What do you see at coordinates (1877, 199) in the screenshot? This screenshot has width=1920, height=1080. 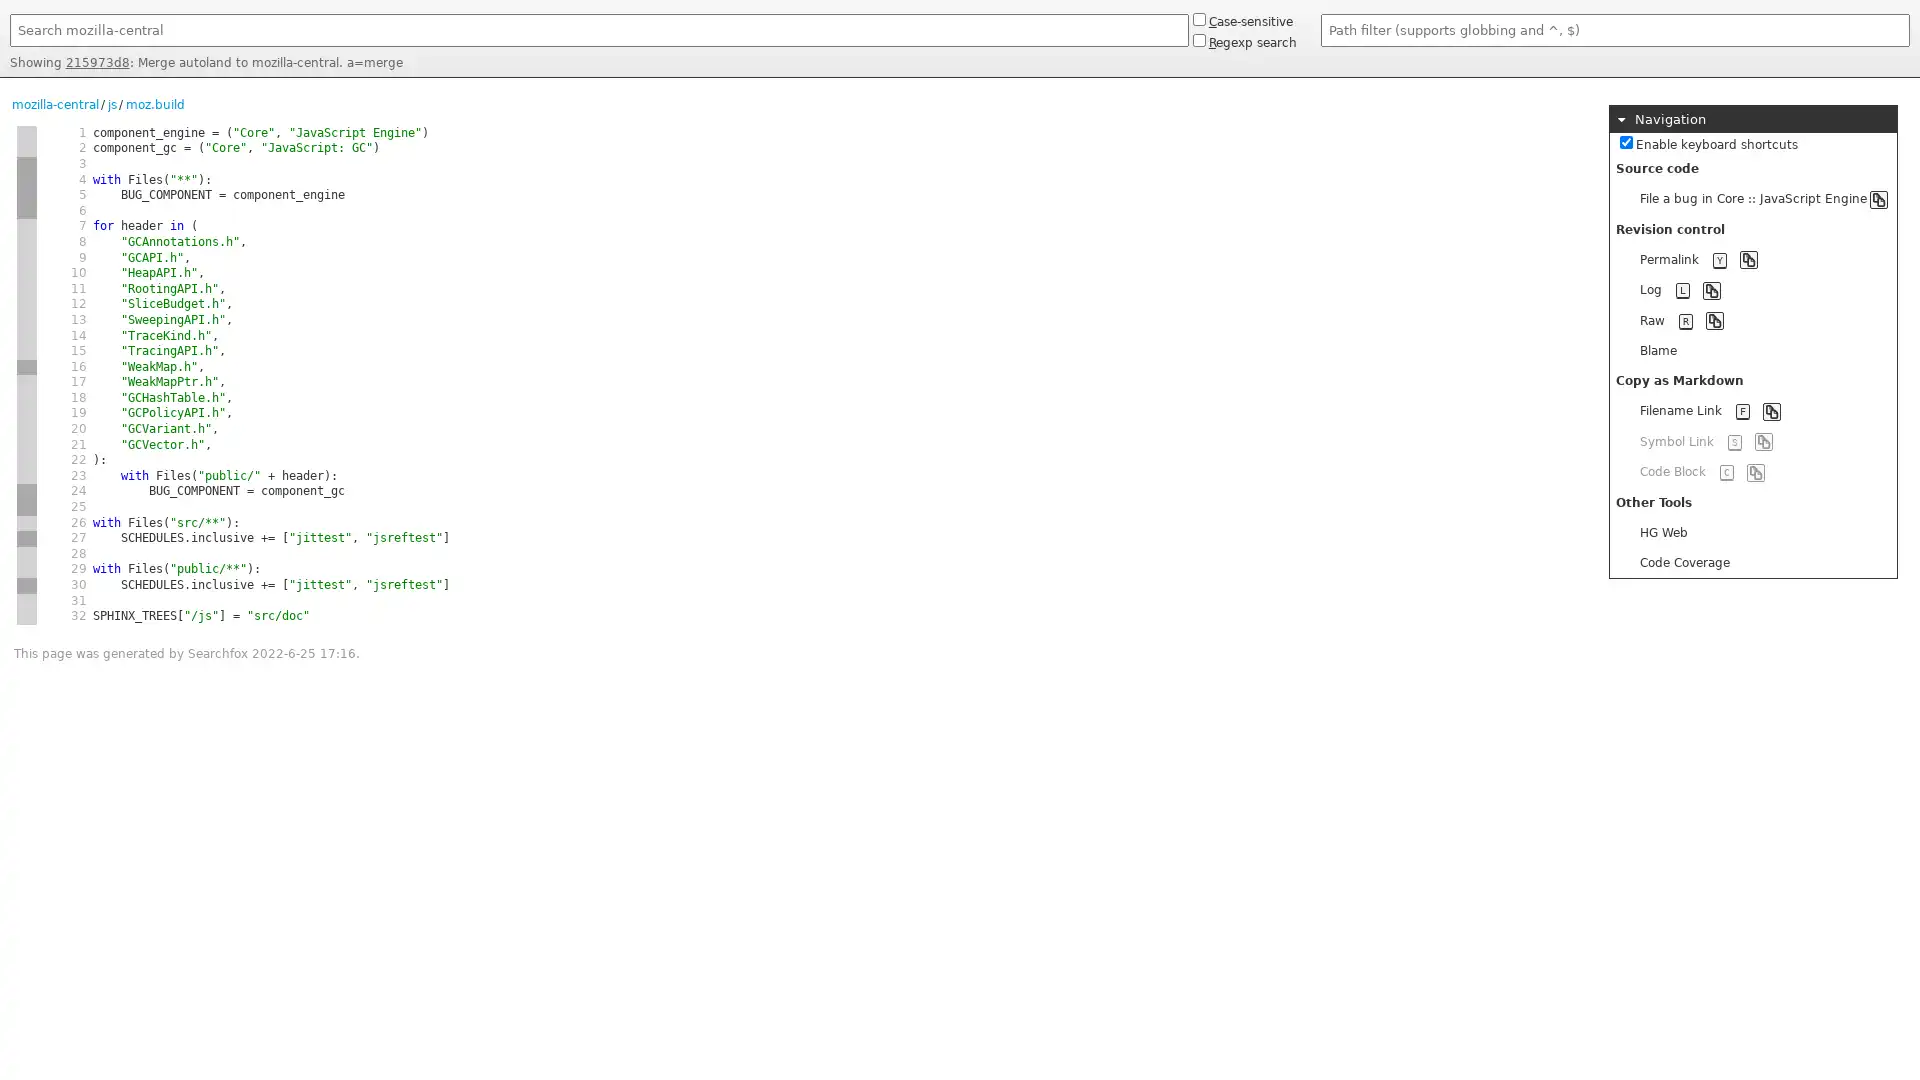 I see `Copy to clipboard` at bounding box center [1877, 199].